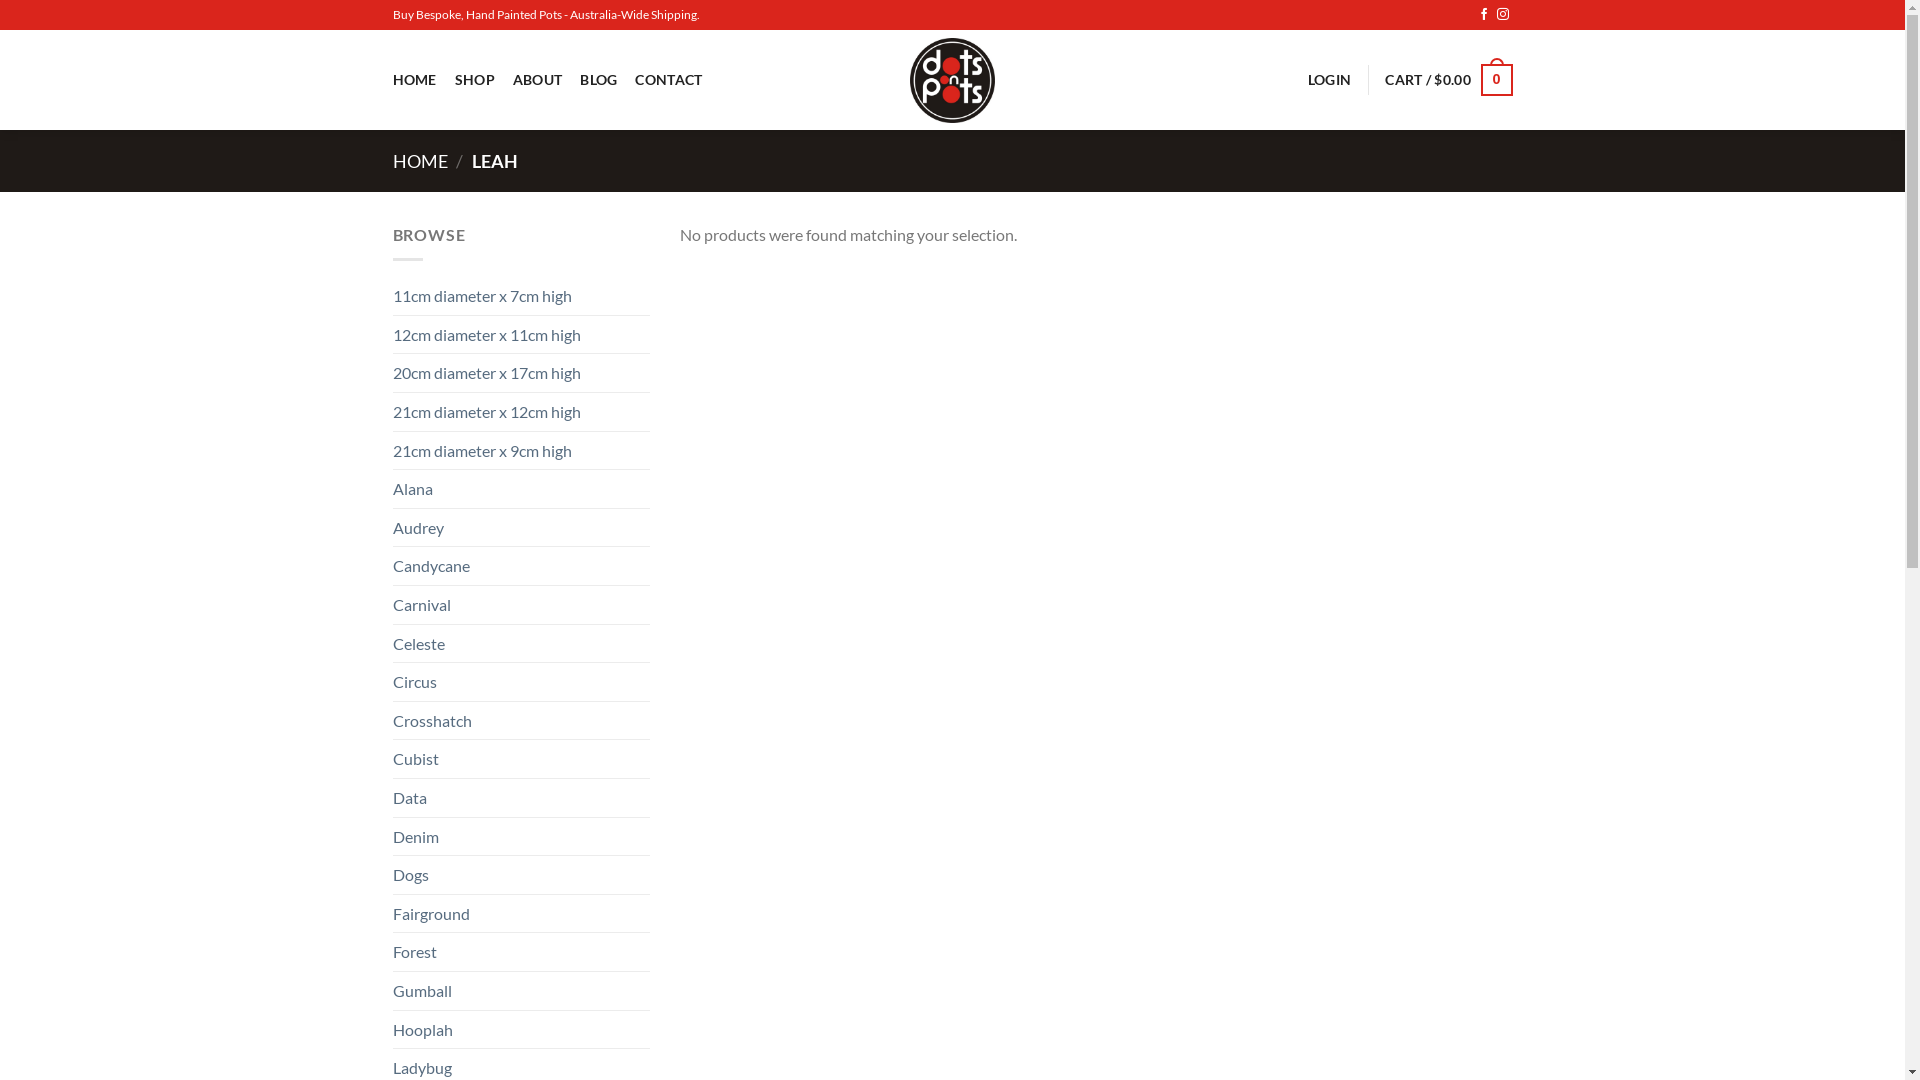 The width and height of the screenshot is (1920, 1080). What do you see at coordinates (521, 527) in the screenshot?
I see `'Audrey'` at bounding box center [521, 527].